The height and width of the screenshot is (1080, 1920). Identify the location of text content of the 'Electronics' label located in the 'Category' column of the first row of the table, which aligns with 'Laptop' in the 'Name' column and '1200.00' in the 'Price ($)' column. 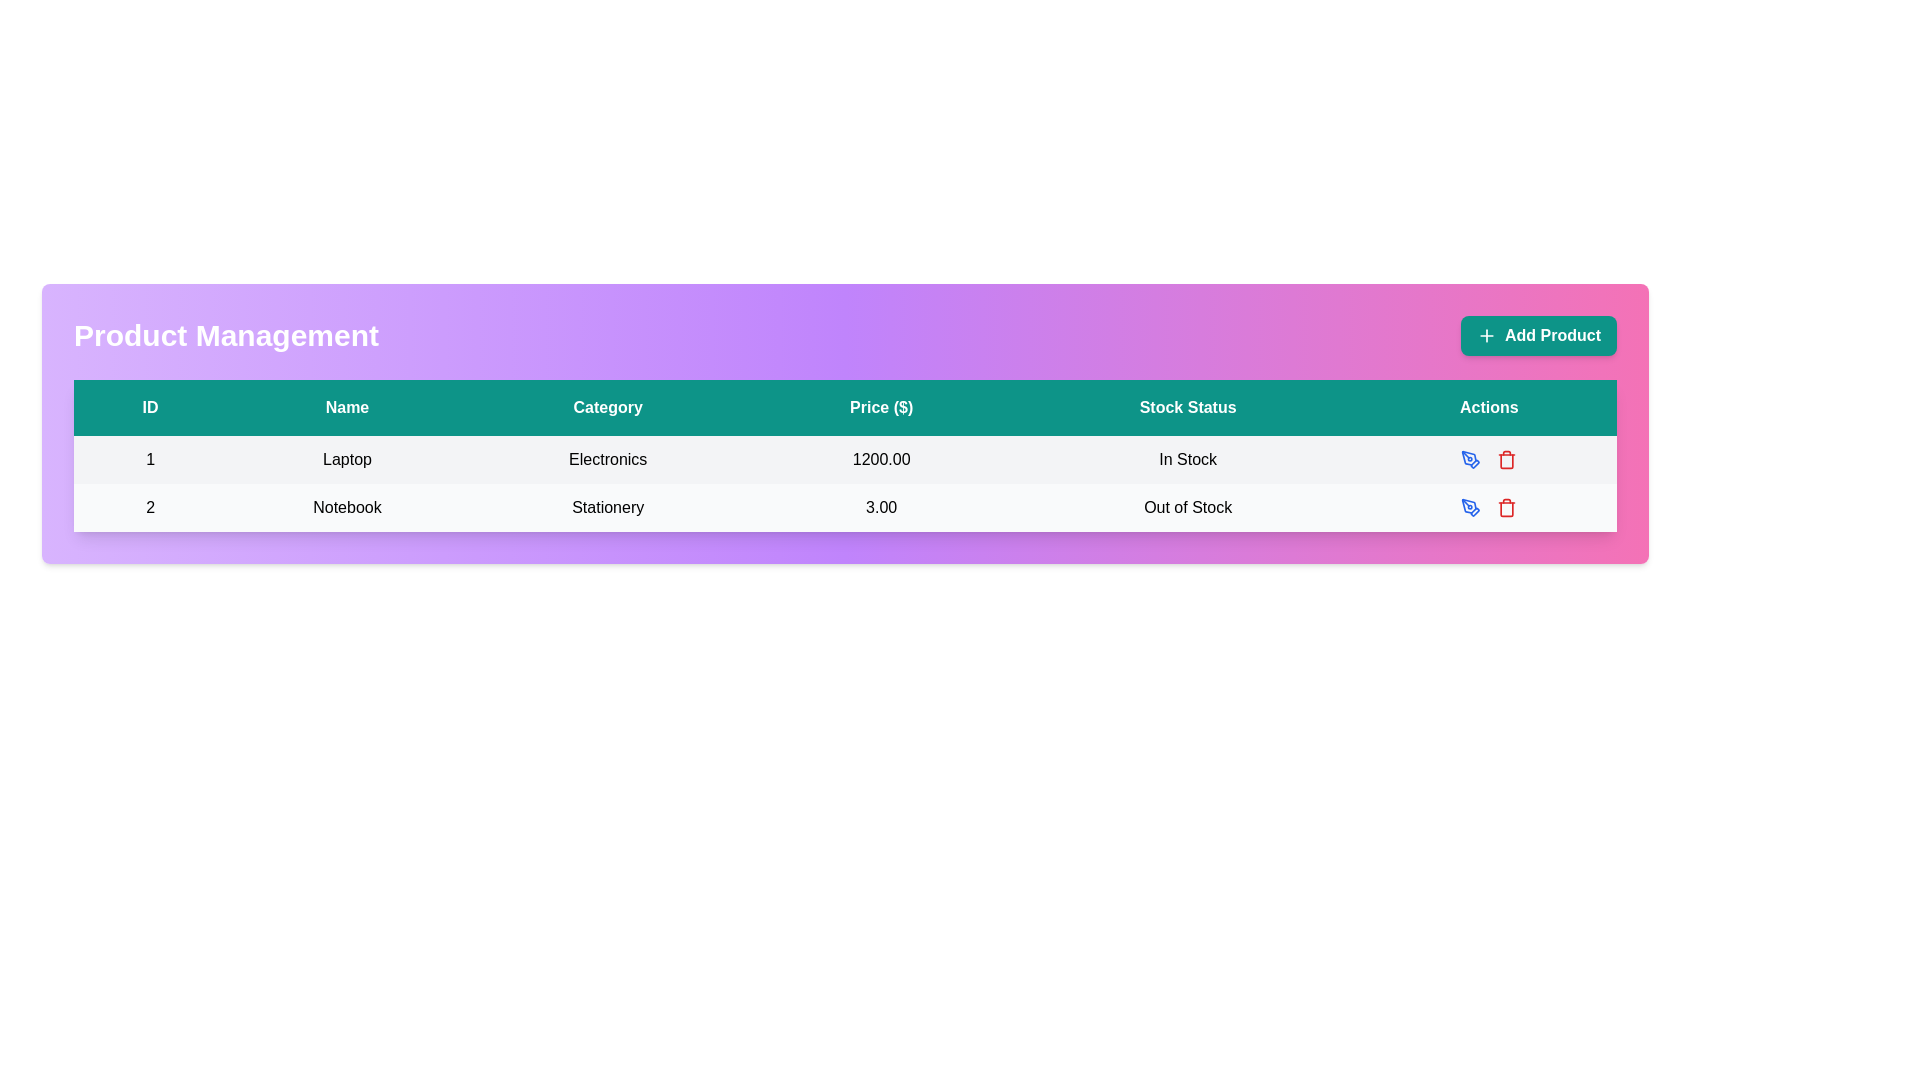
(607, 459).